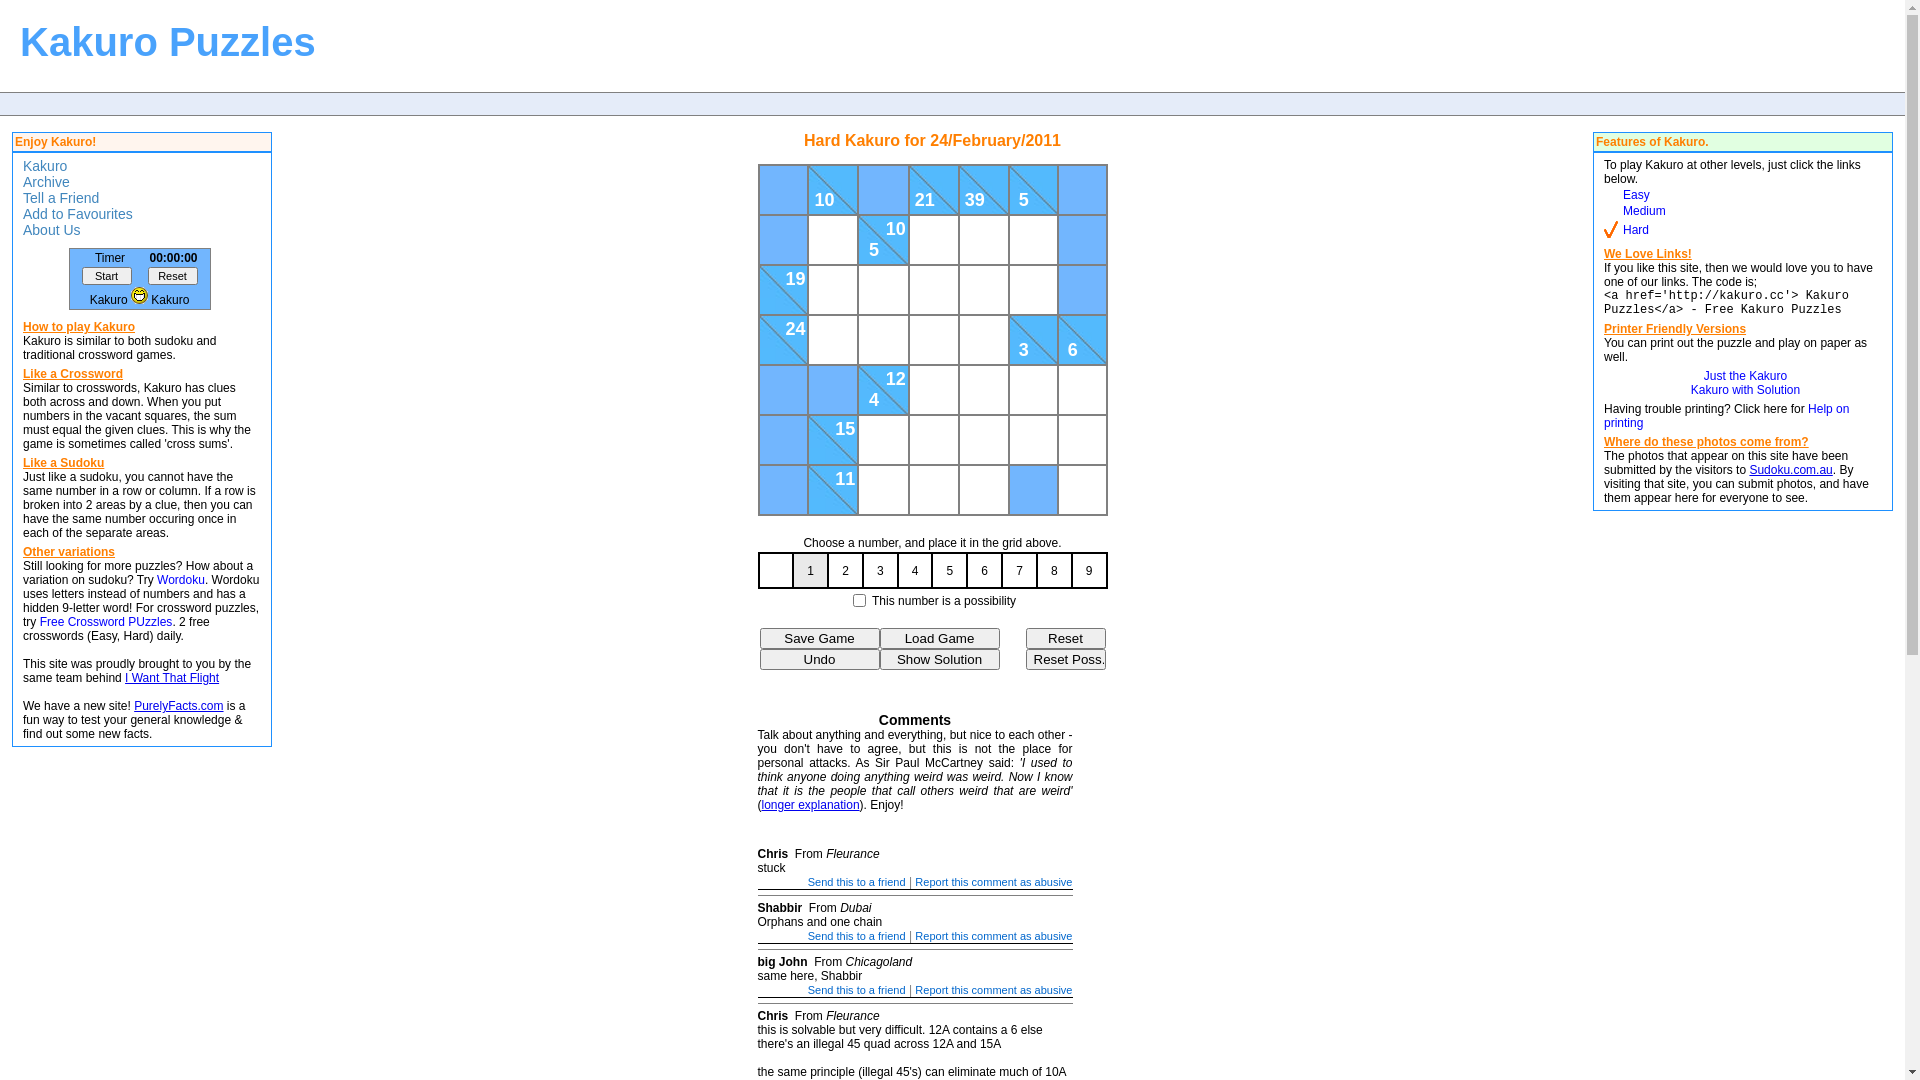 The width and height of the screenshot is (1920, 1080). What do you see at coordinates (820, 659) in the screenshot?
I see `'Undo'` at bounding box center [820, 659].